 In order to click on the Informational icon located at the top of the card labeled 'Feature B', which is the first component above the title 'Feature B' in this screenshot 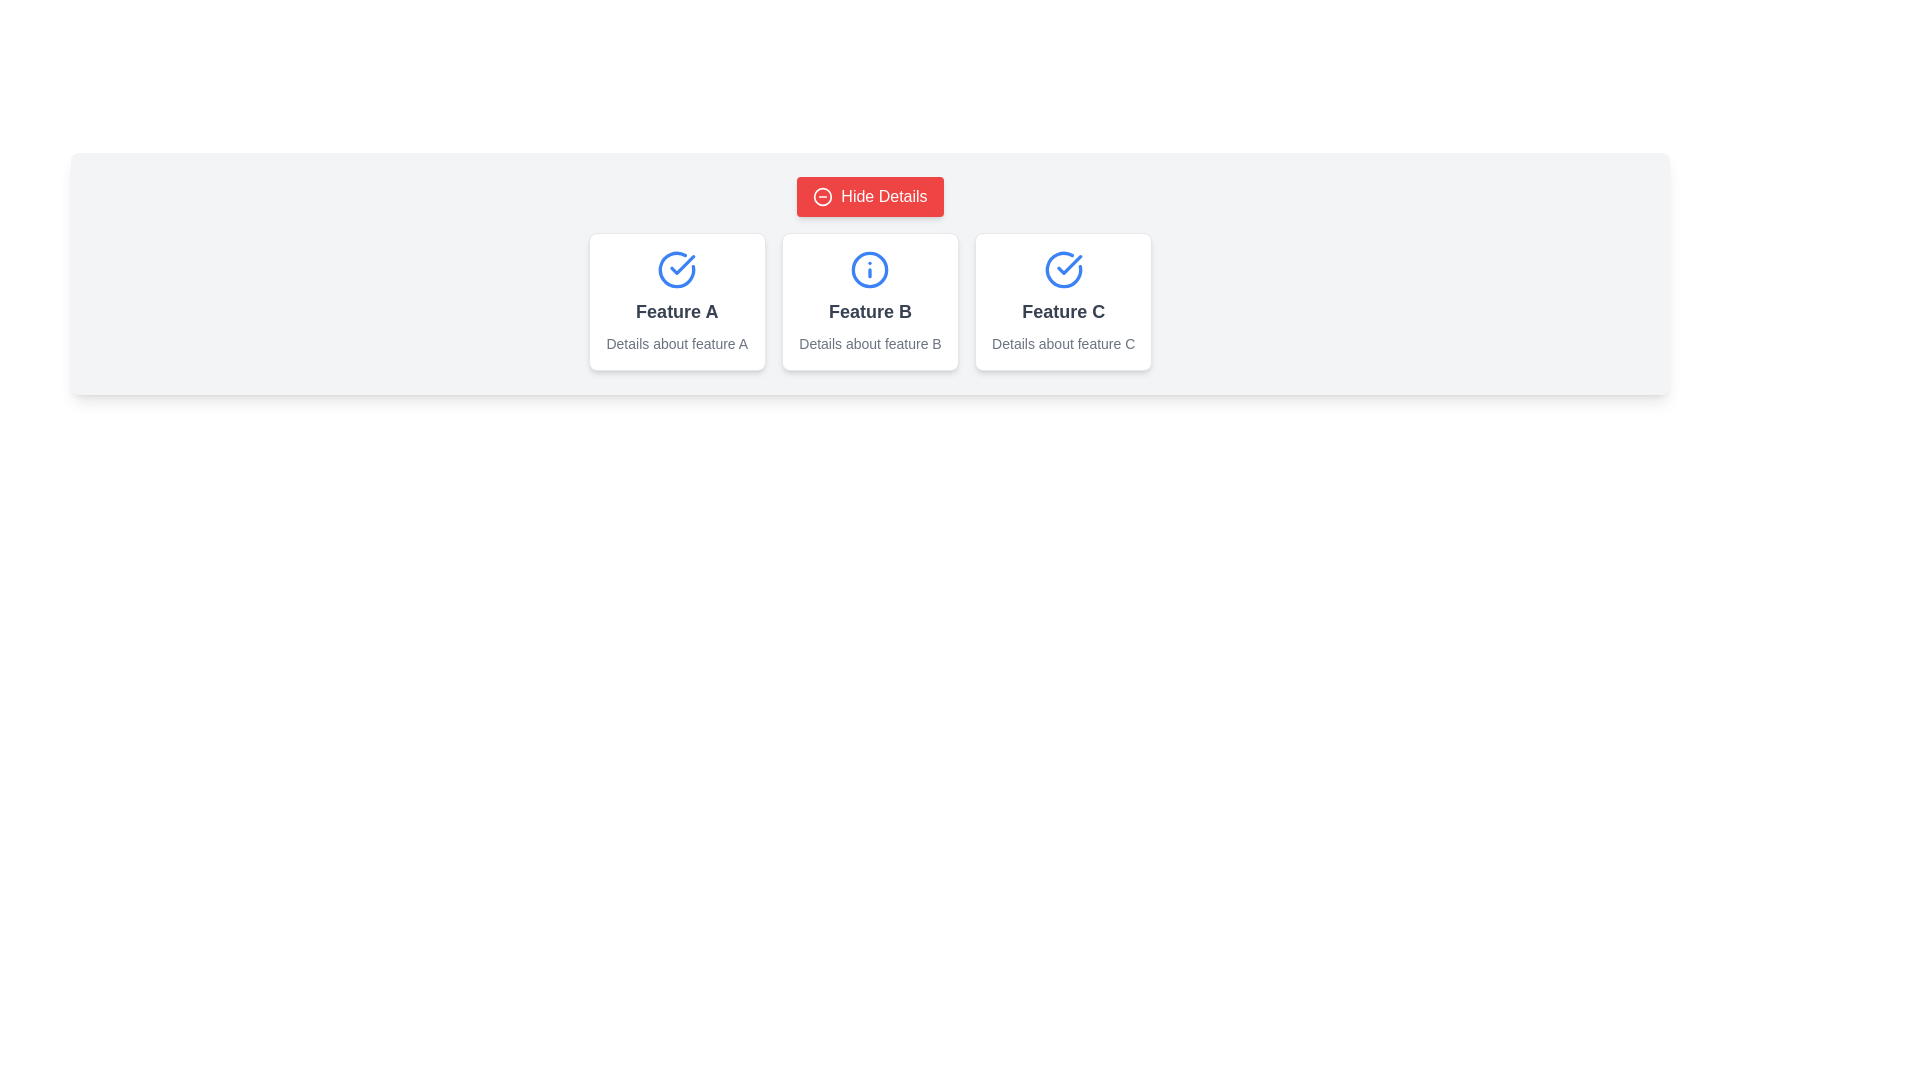, I will do `click(870, 270)`.